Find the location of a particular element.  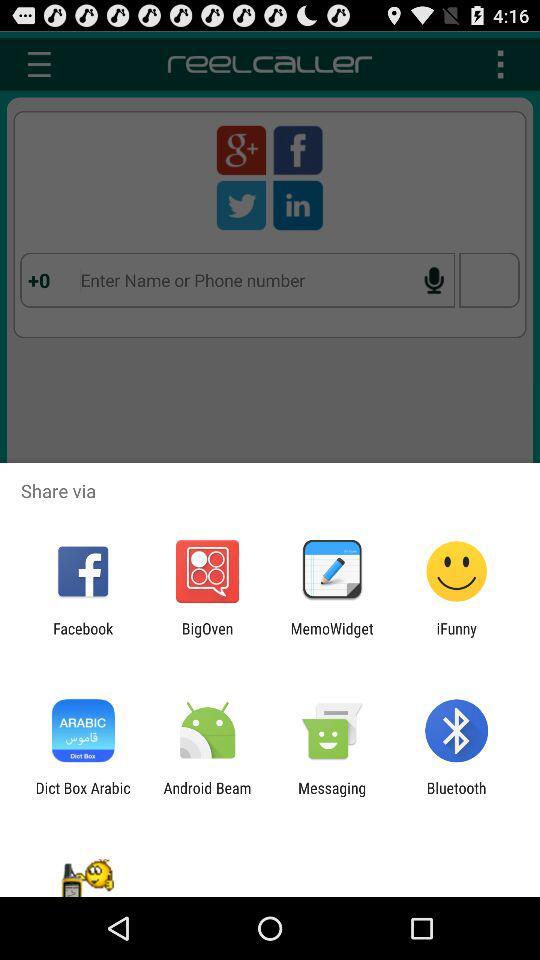

item next to the facebook icon is located at coordinates (206, 636).